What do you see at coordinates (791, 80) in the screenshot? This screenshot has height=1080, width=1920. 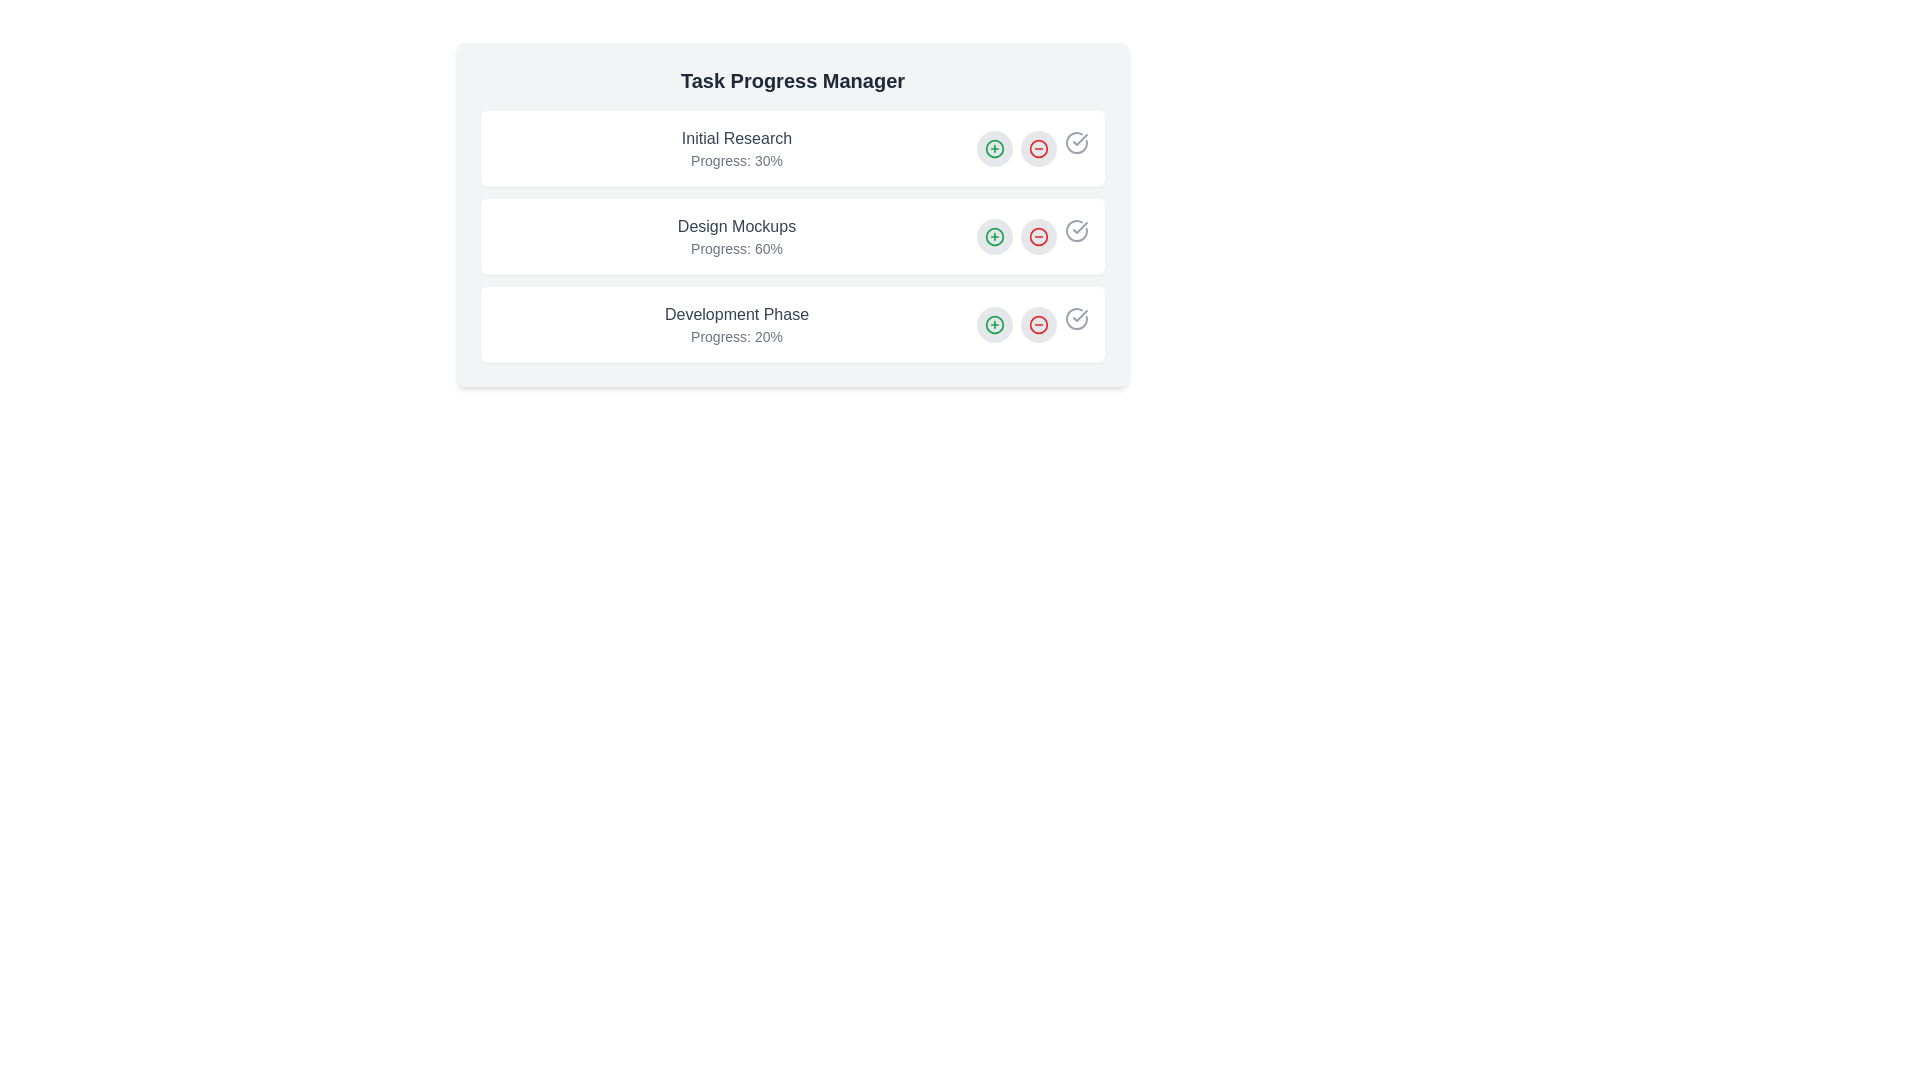 I see `the header text displaying 'Task Progress Manager' which is bold and extra-large, positioned at the top center of the section` at bounding box center [791, 80].